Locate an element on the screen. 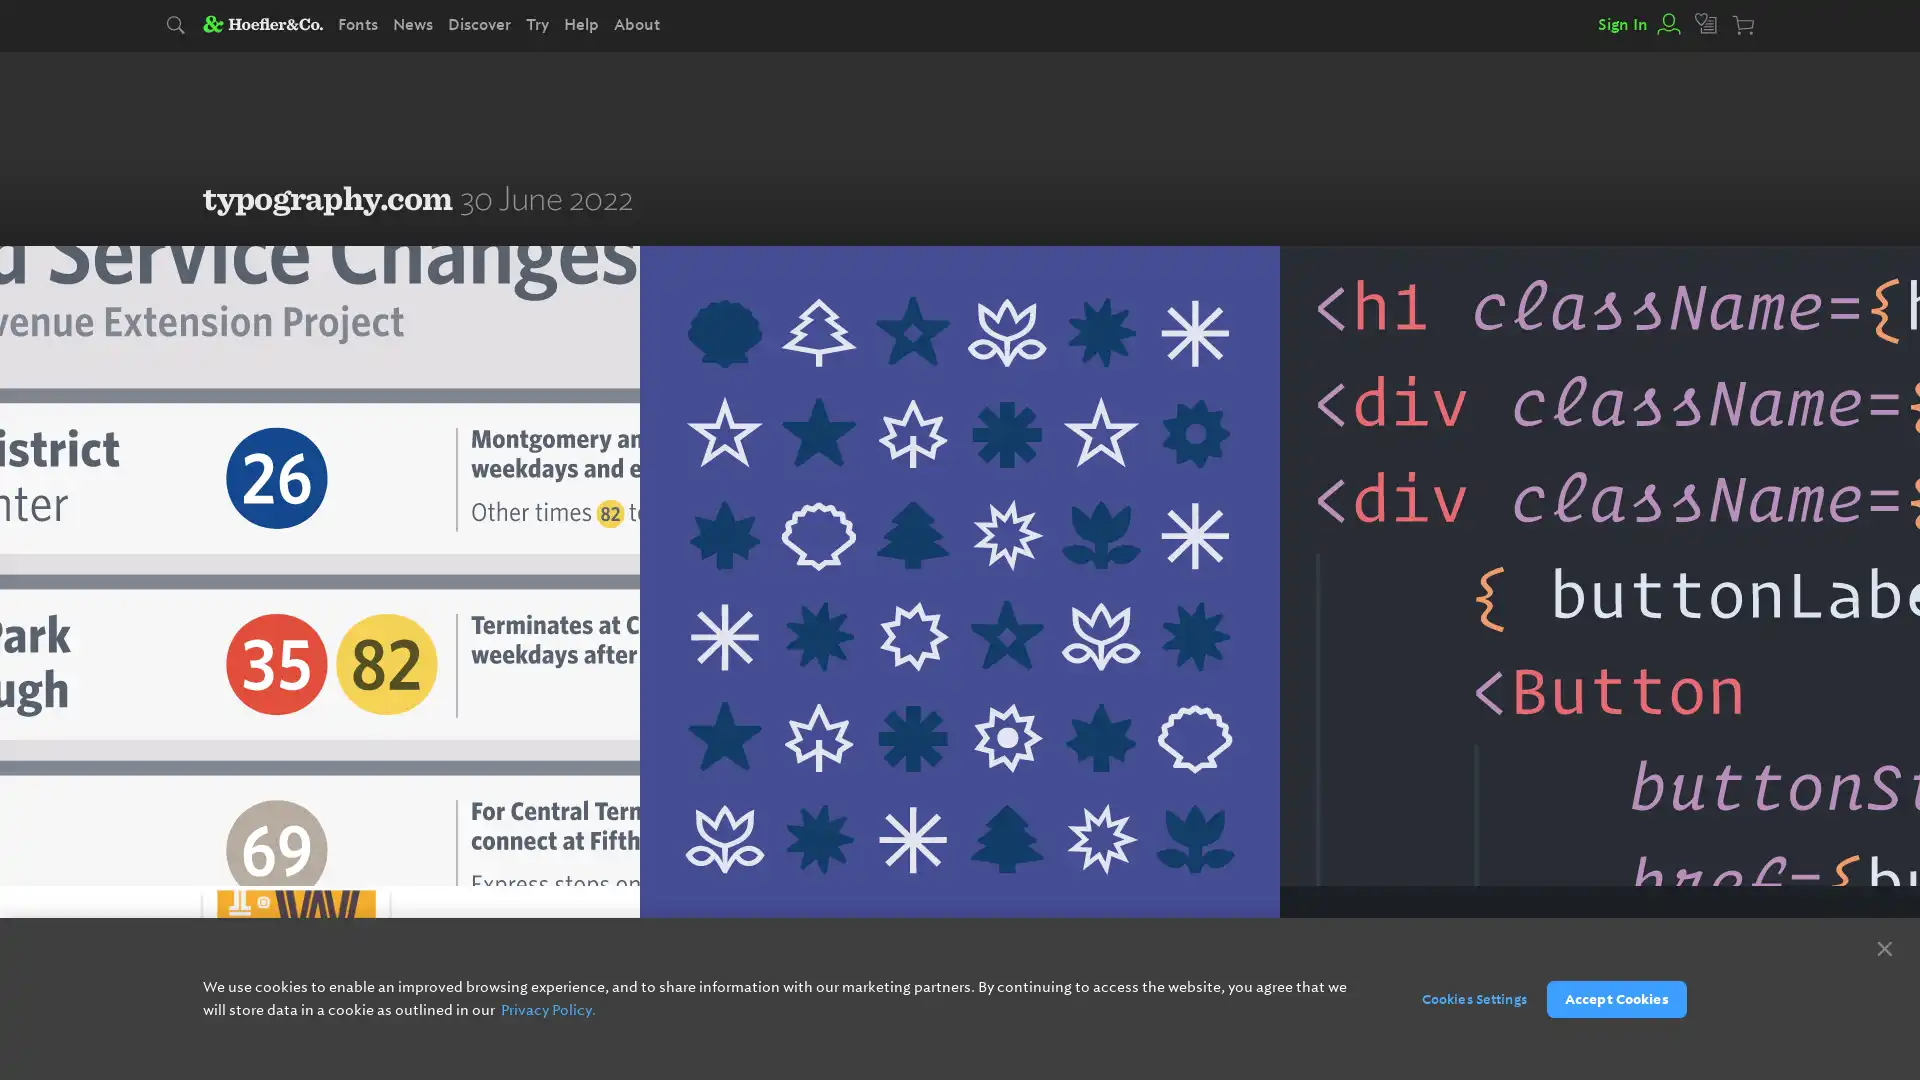  View your favorites is located at coordinates (1706, 24).